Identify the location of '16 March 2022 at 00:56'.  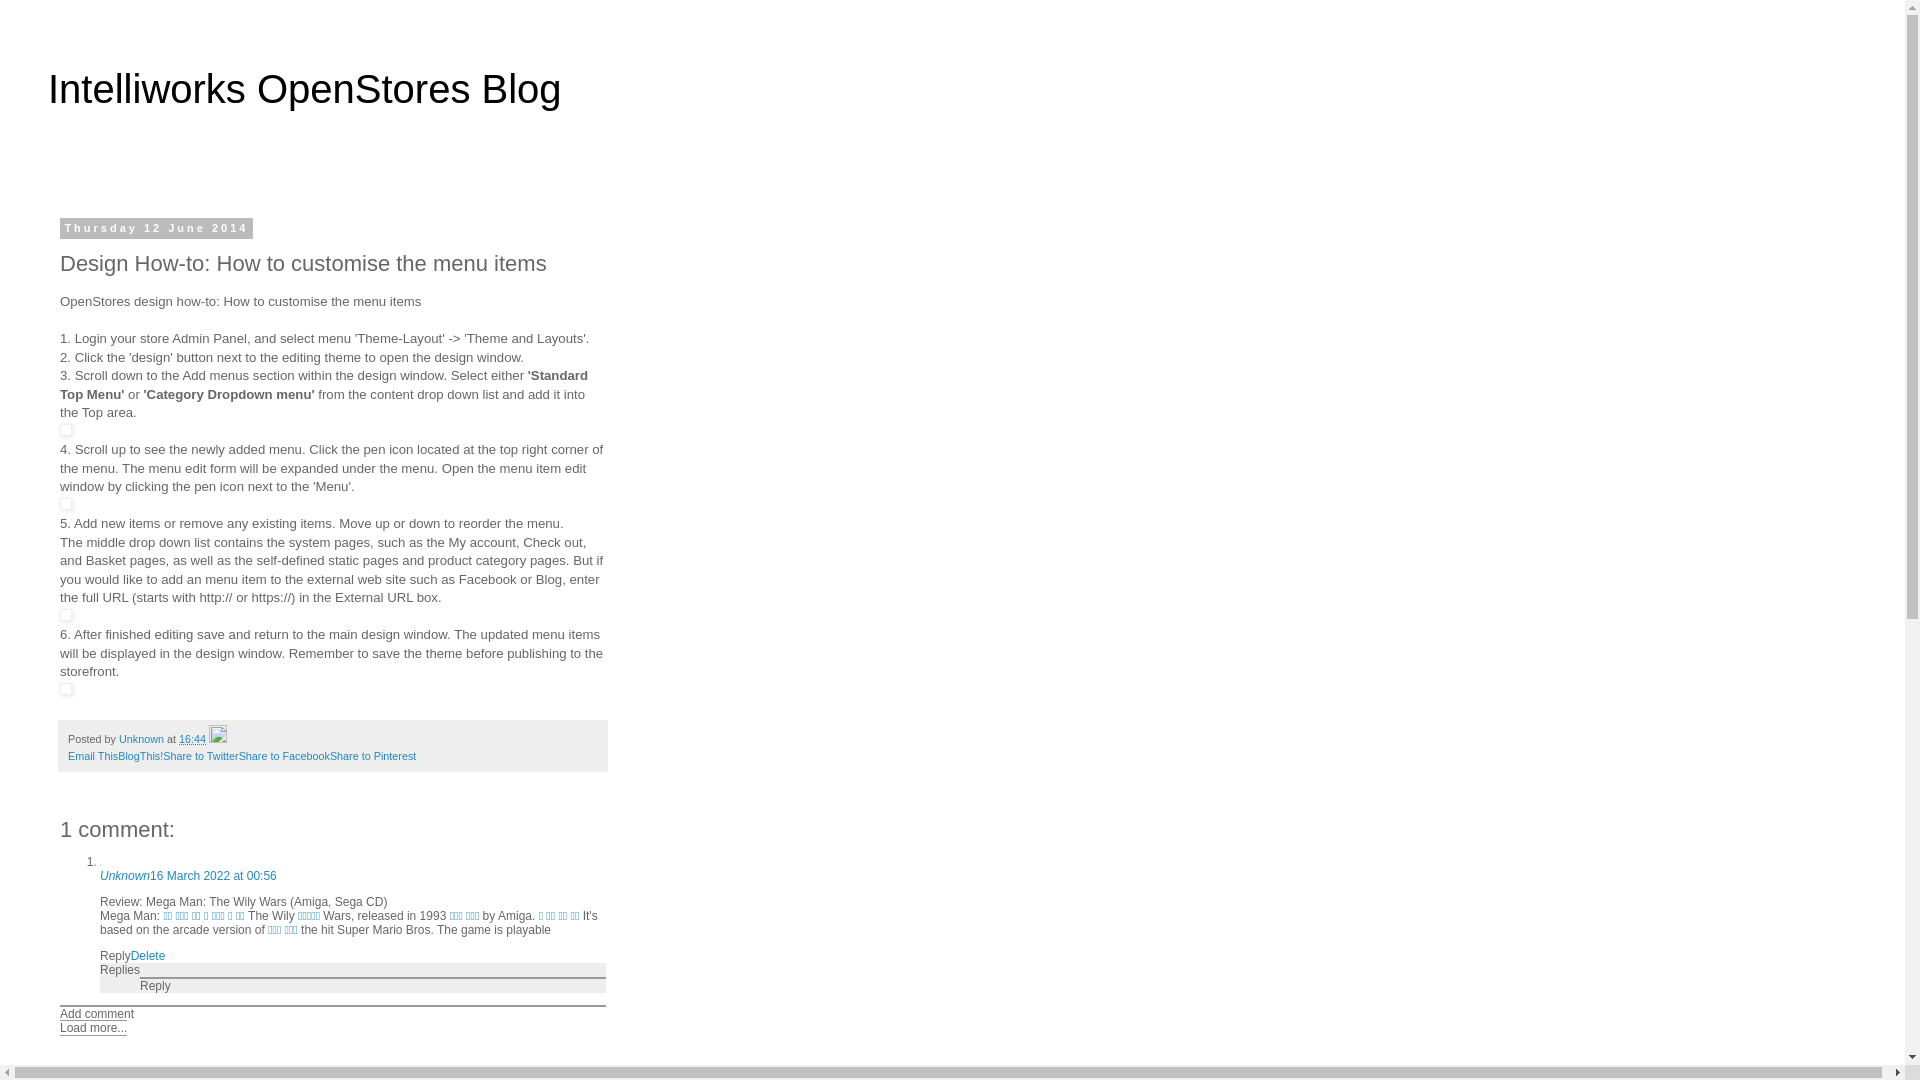
(213, 874).